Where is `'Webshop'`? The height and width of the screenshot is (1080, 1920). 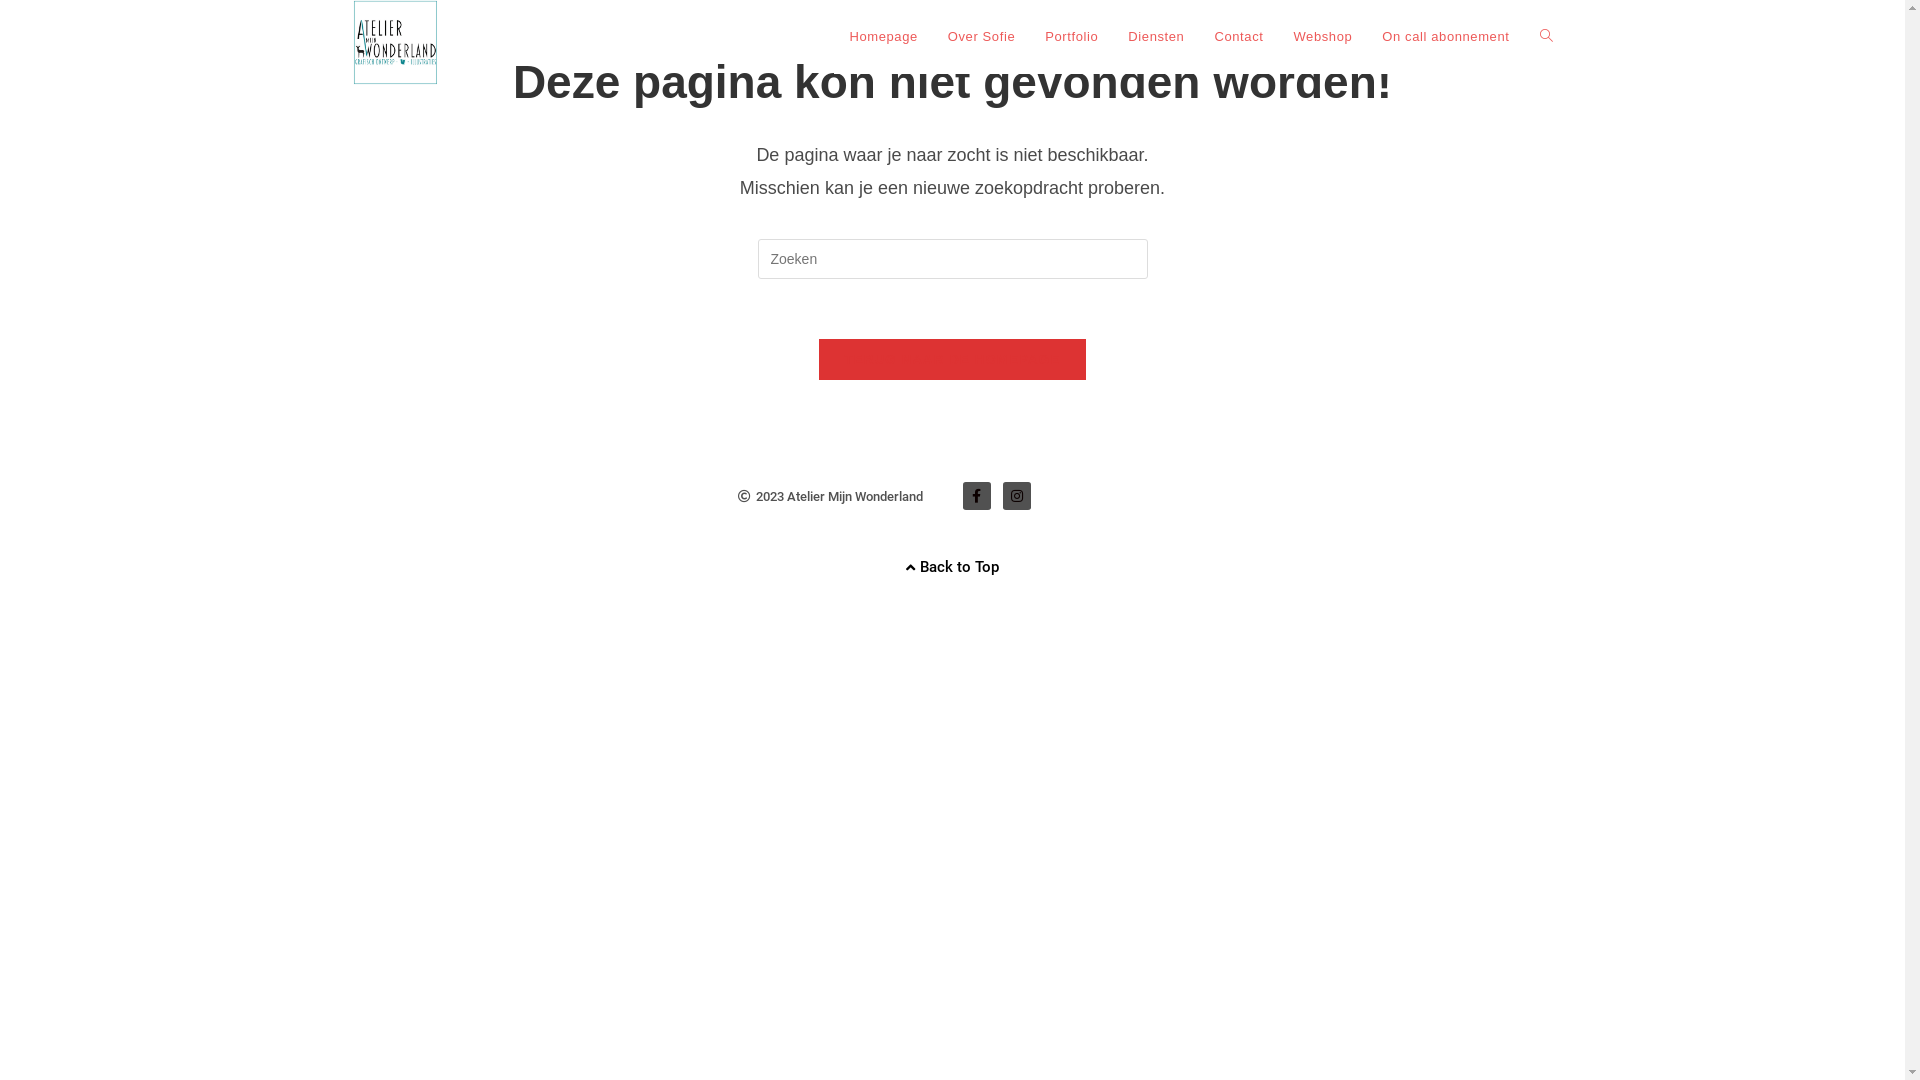
'Webshop' is located at coordinates (1276, 37).